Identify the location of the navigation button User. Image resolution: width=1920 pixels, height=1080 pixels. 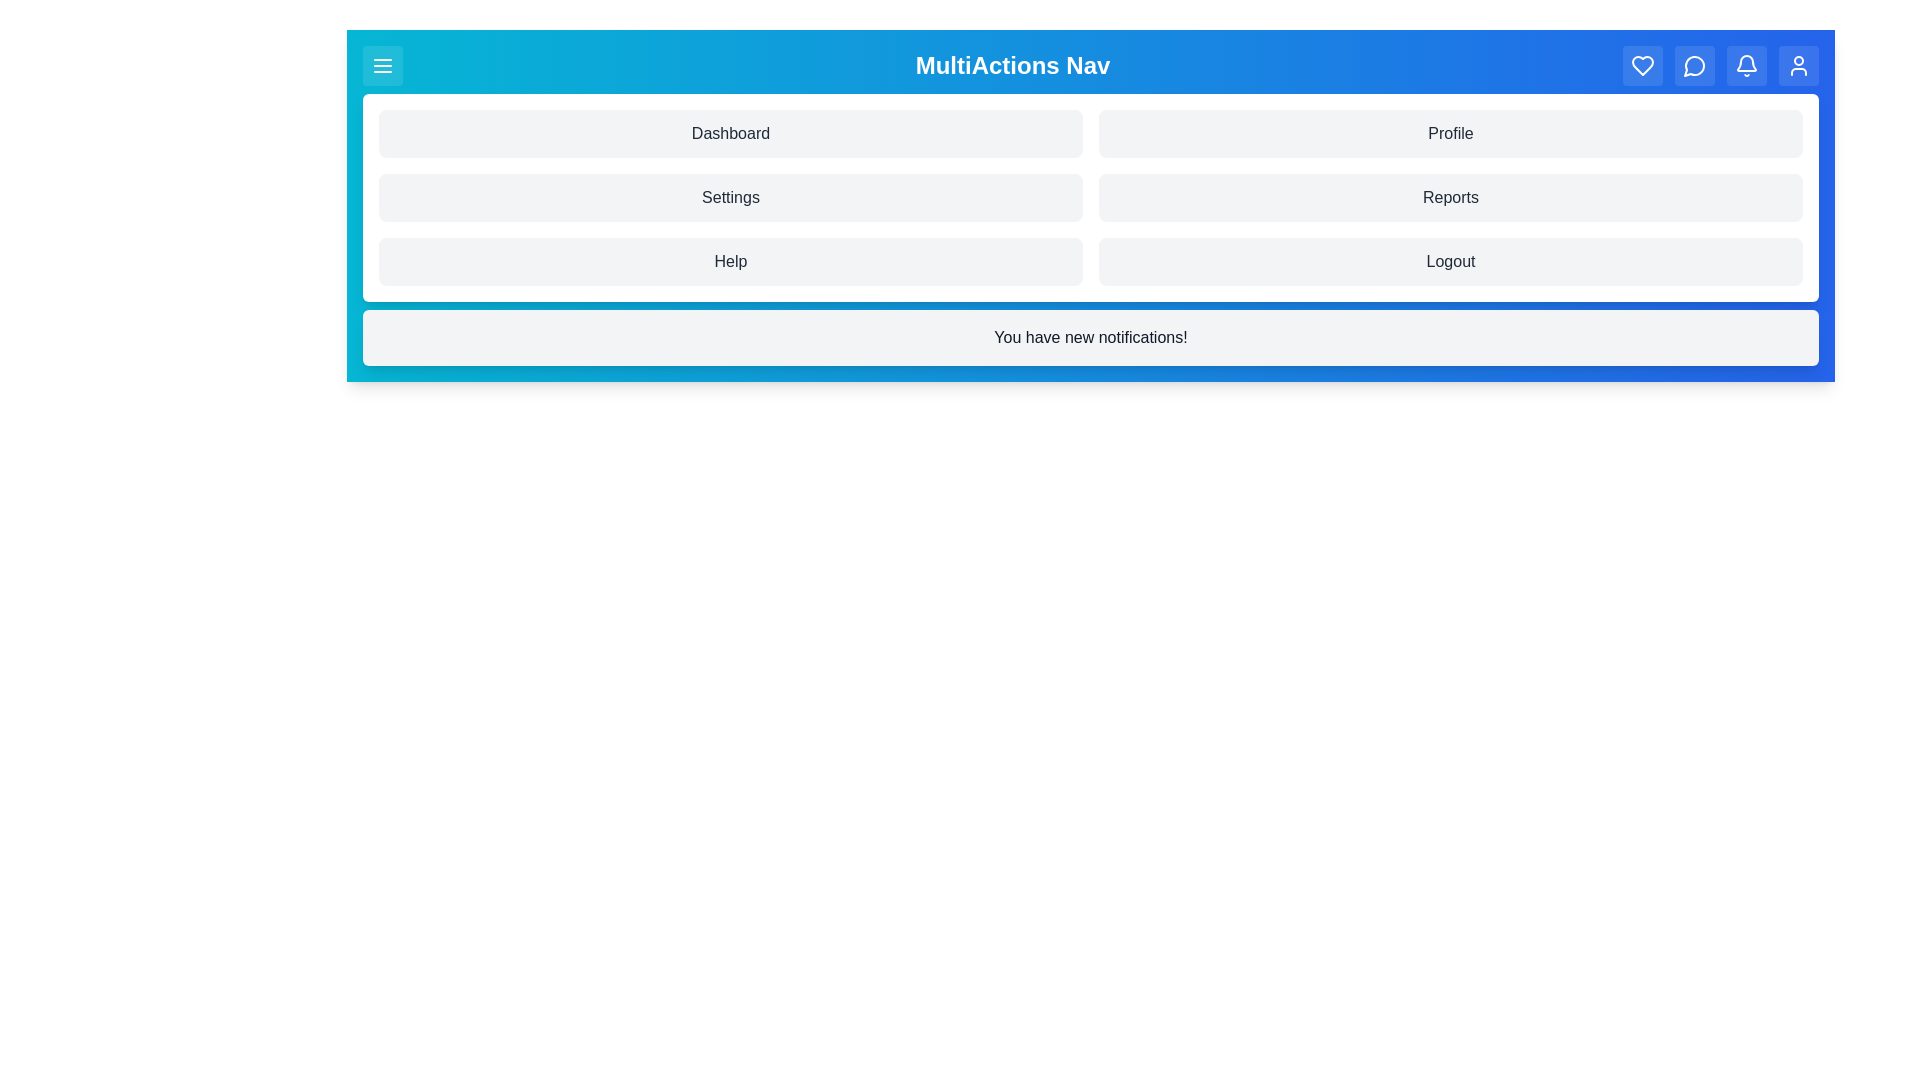
(1799, 64).